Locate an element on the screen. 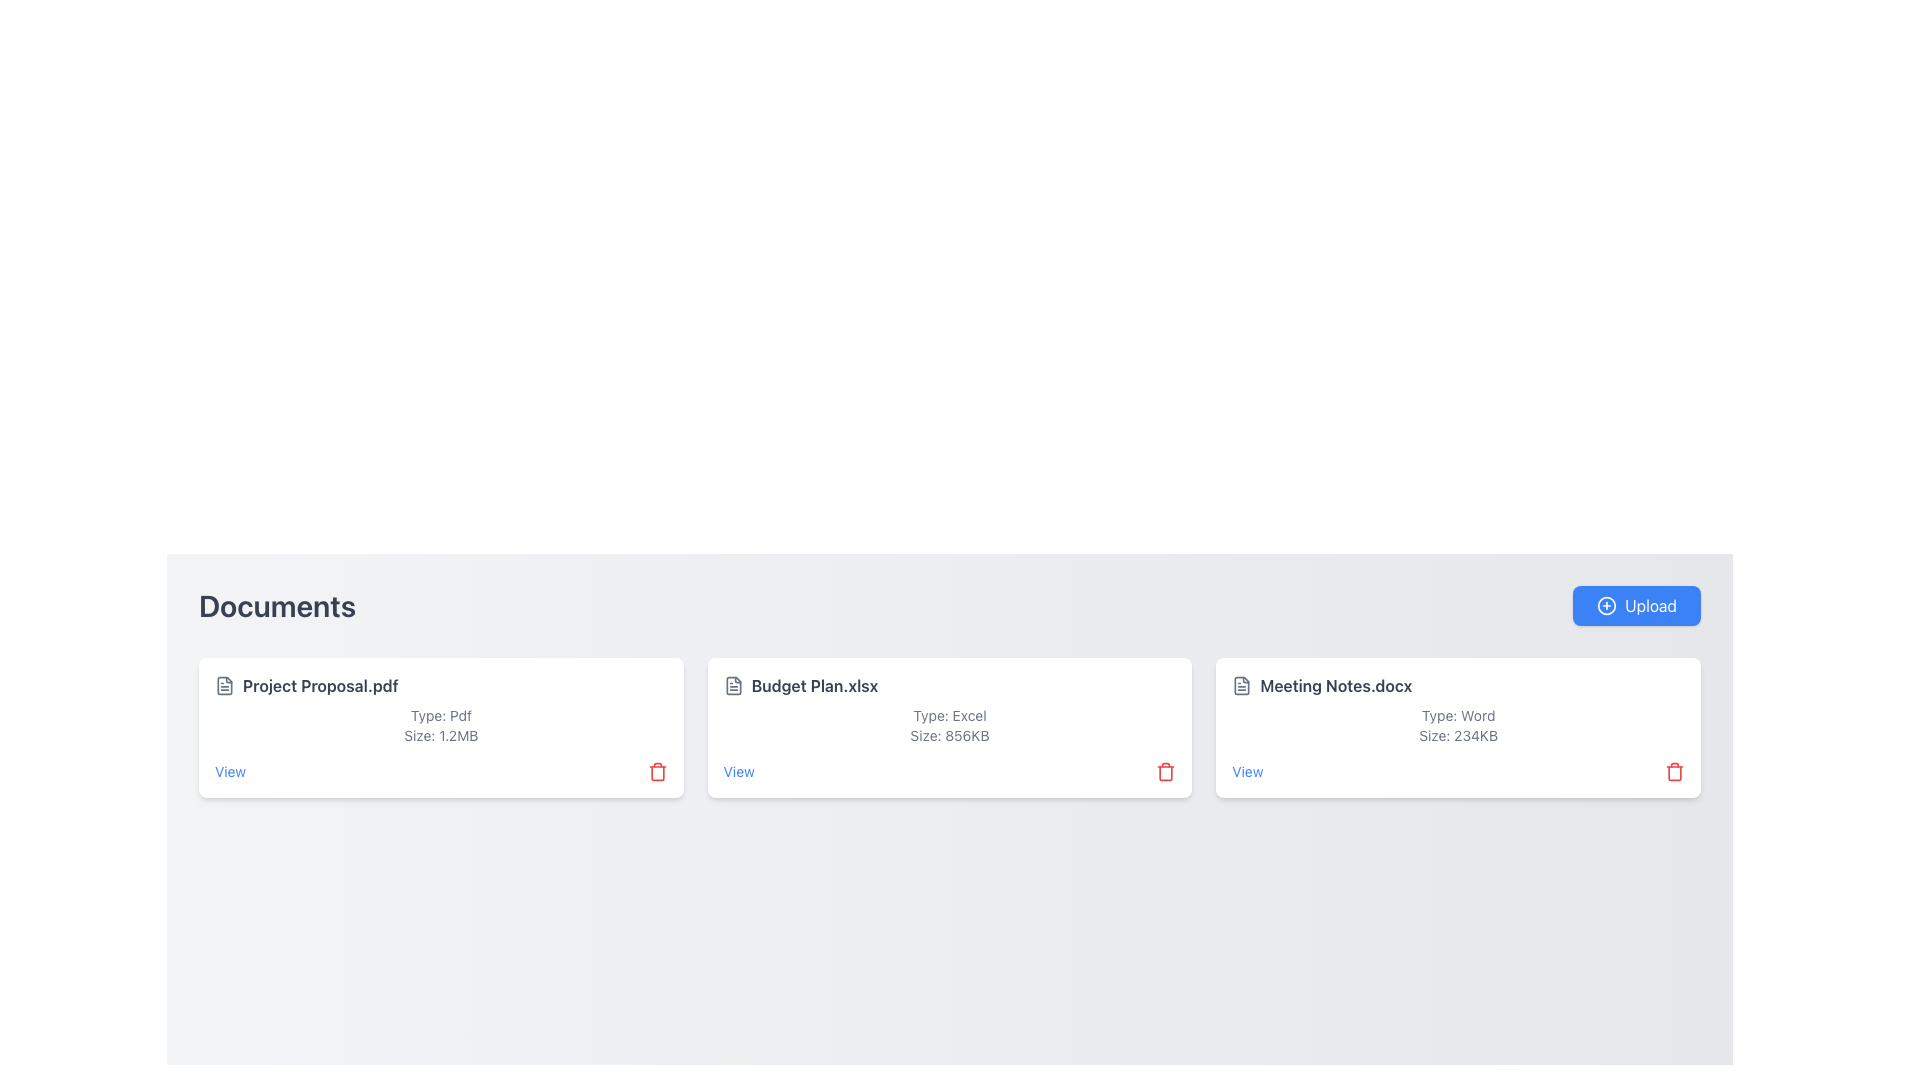 The height and width of the screenshot is (1080, 1920). the File Card UI Component that displays details of the file named 'Meeting Notes.docx', located in the third column of a three-column grid layout under the 'Documents' section is located at coordinates (1458, 728).